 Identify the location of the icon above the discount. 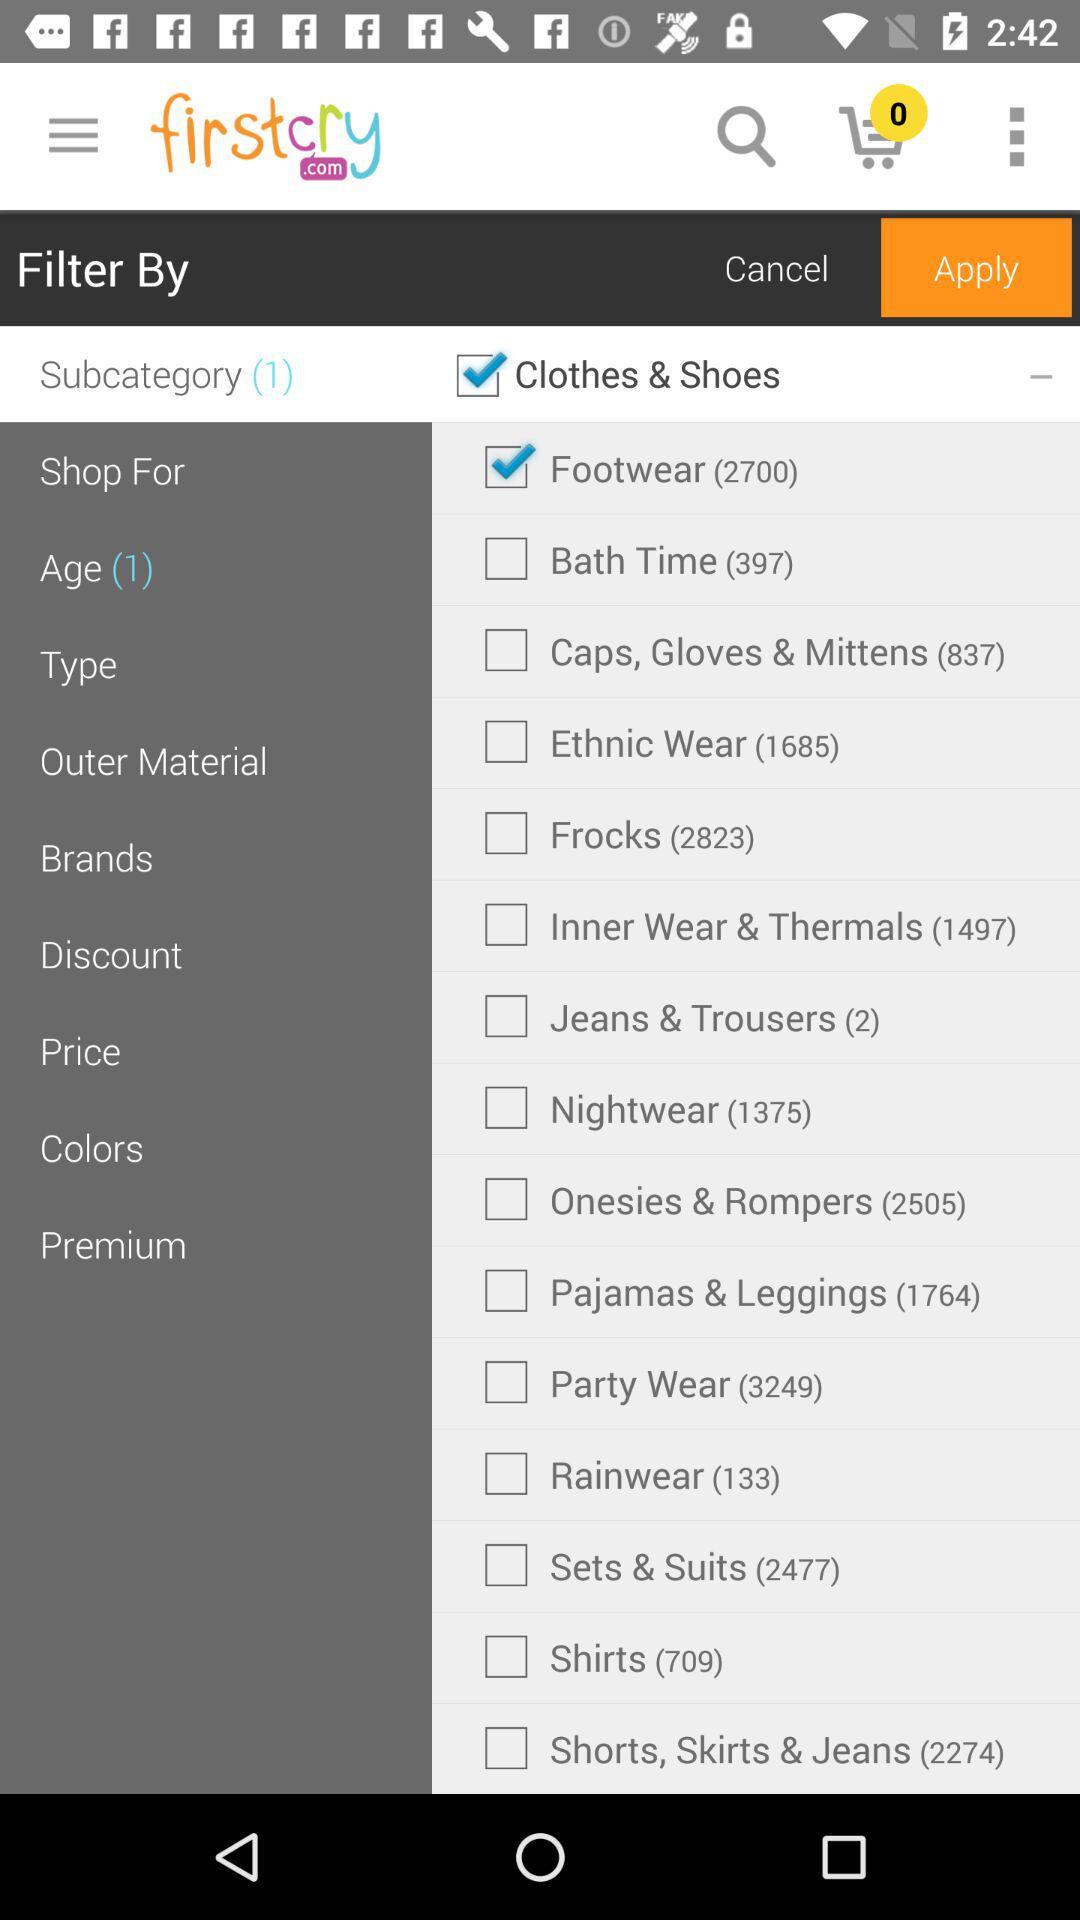
(96, 857).